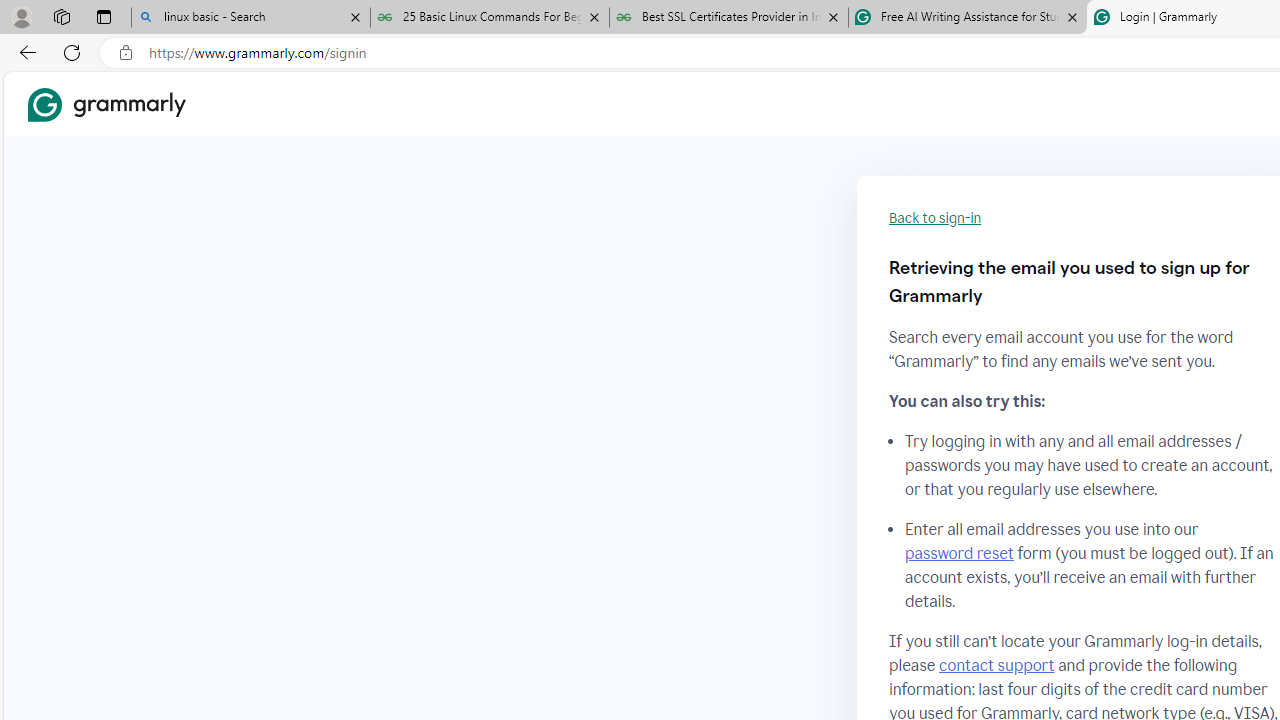  I want to click on '25 Basic Linux Commands For Beginners - GeeksforGeeks', so click(490, 17).